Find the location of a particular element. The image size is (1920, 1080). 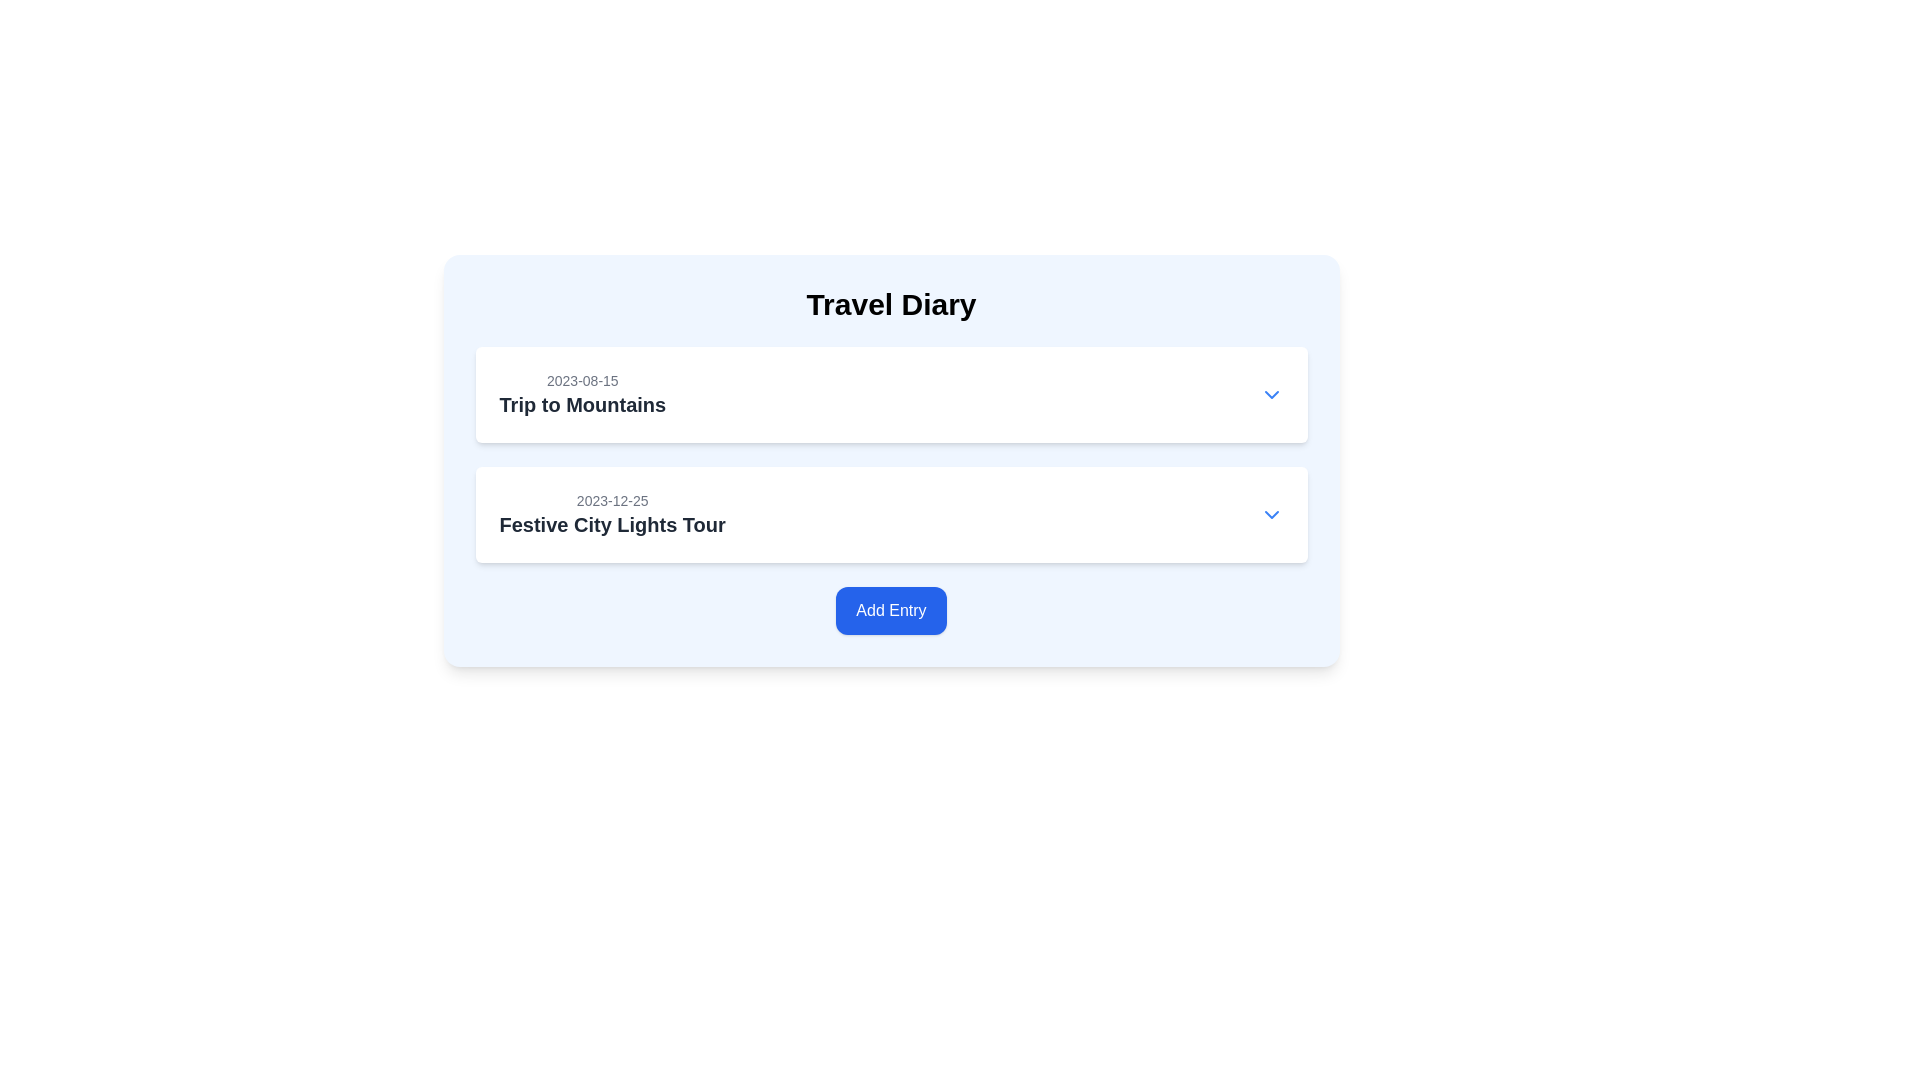

the Label displaying '2023-08-15' and 'Trip to Mountains' in the travel diary interface, which is positioned in the upper section above the entry '2023-12-25 Festive City Lights Tour' is located at coordinates (581, 394).